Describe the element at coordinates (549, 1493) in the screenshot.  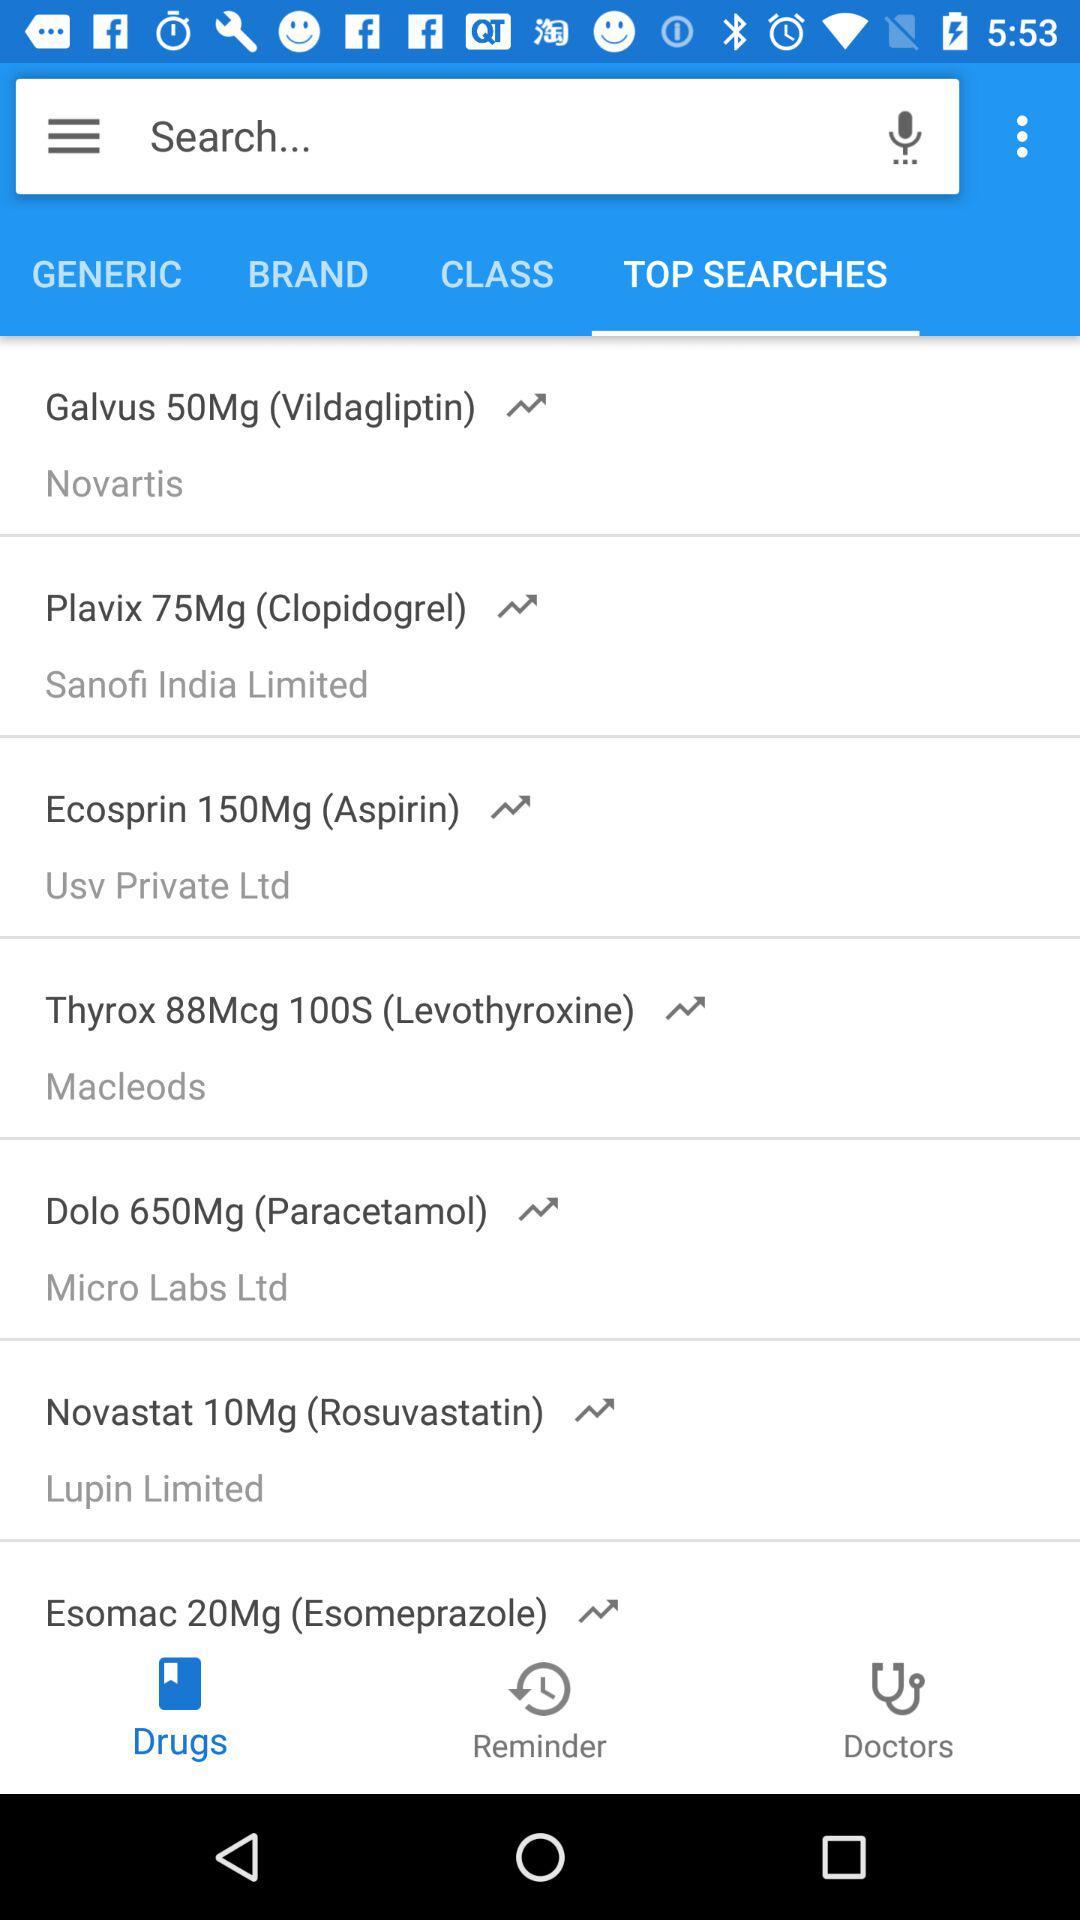
I see `the lupin limited` at that location.